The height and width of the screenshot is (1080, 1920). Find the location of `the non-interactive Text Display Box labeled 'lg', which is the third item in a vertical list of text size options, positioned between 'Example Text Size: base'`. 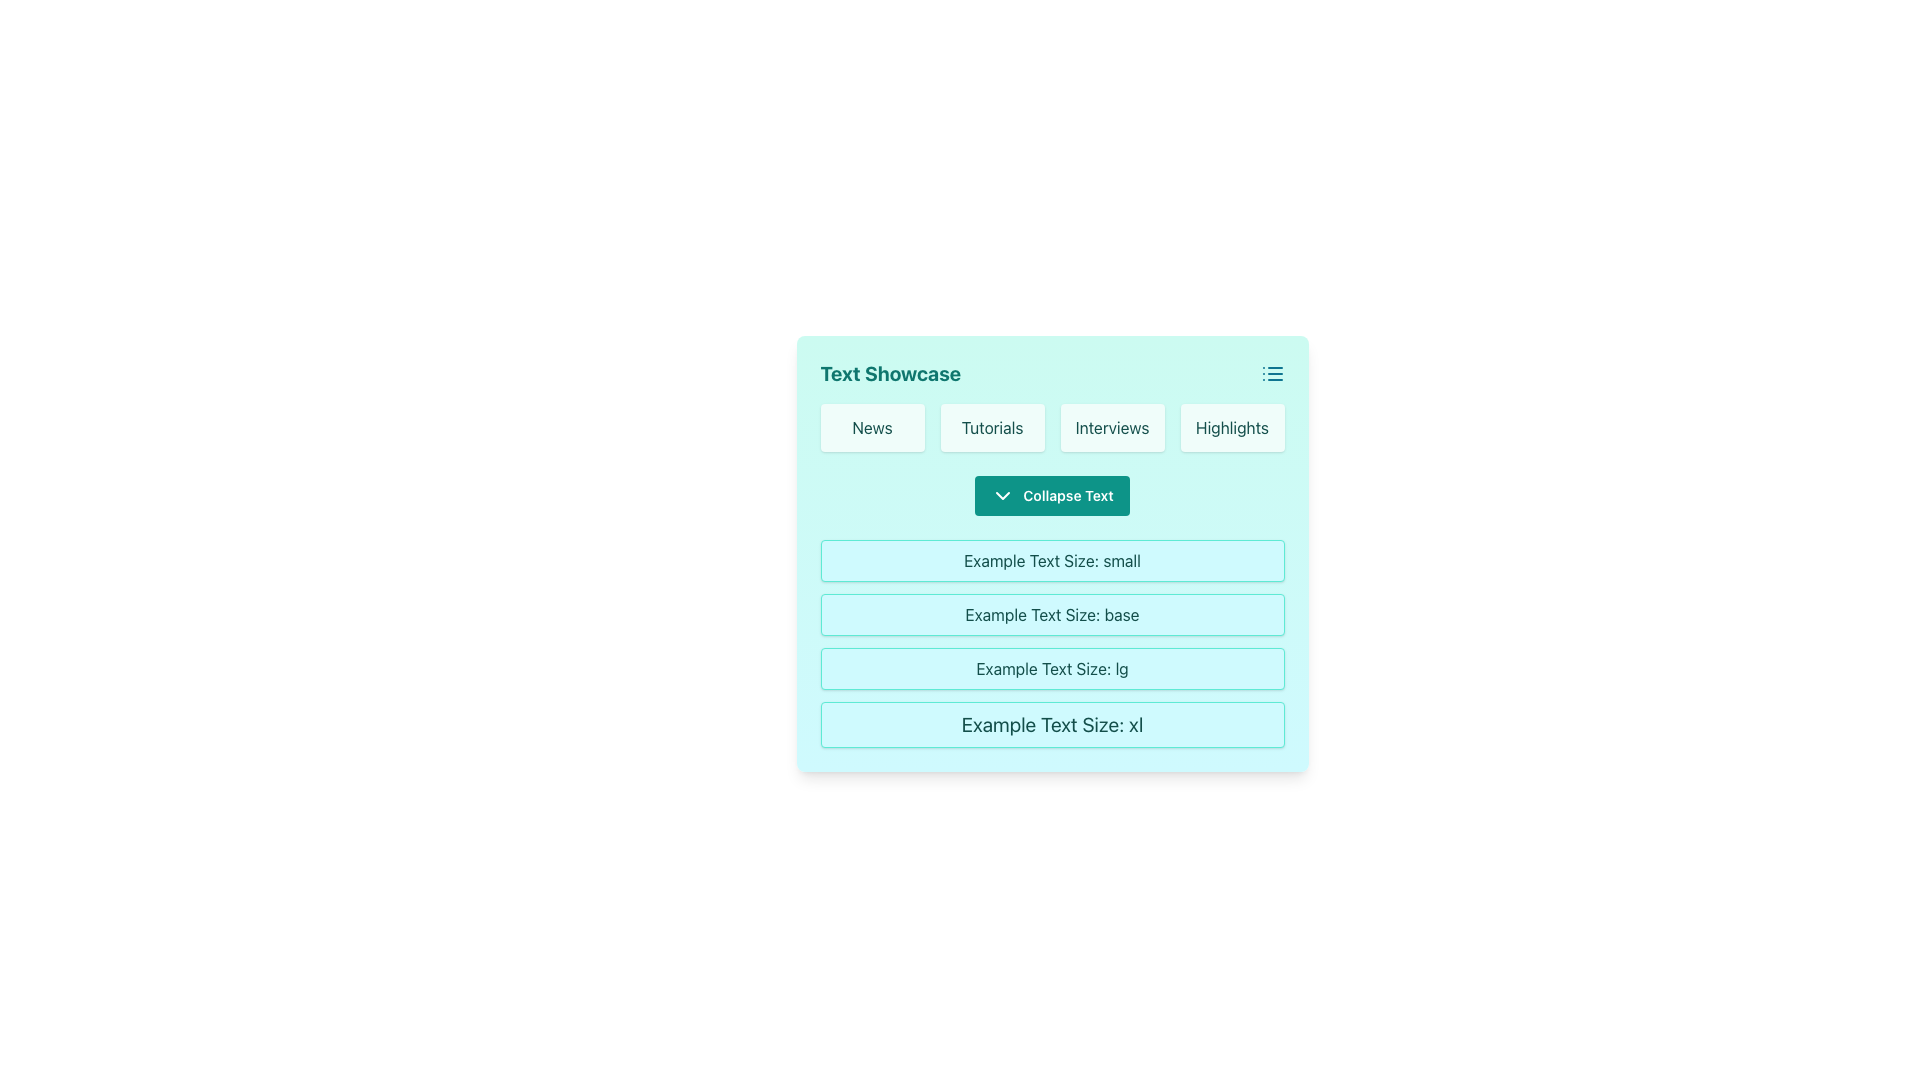

the non-interactive Text Display Box labeled 'lg', which is the third item in a vertical list of text size options, positioned between 'Example Text Size: base' is located at coordinates (1051, 668).